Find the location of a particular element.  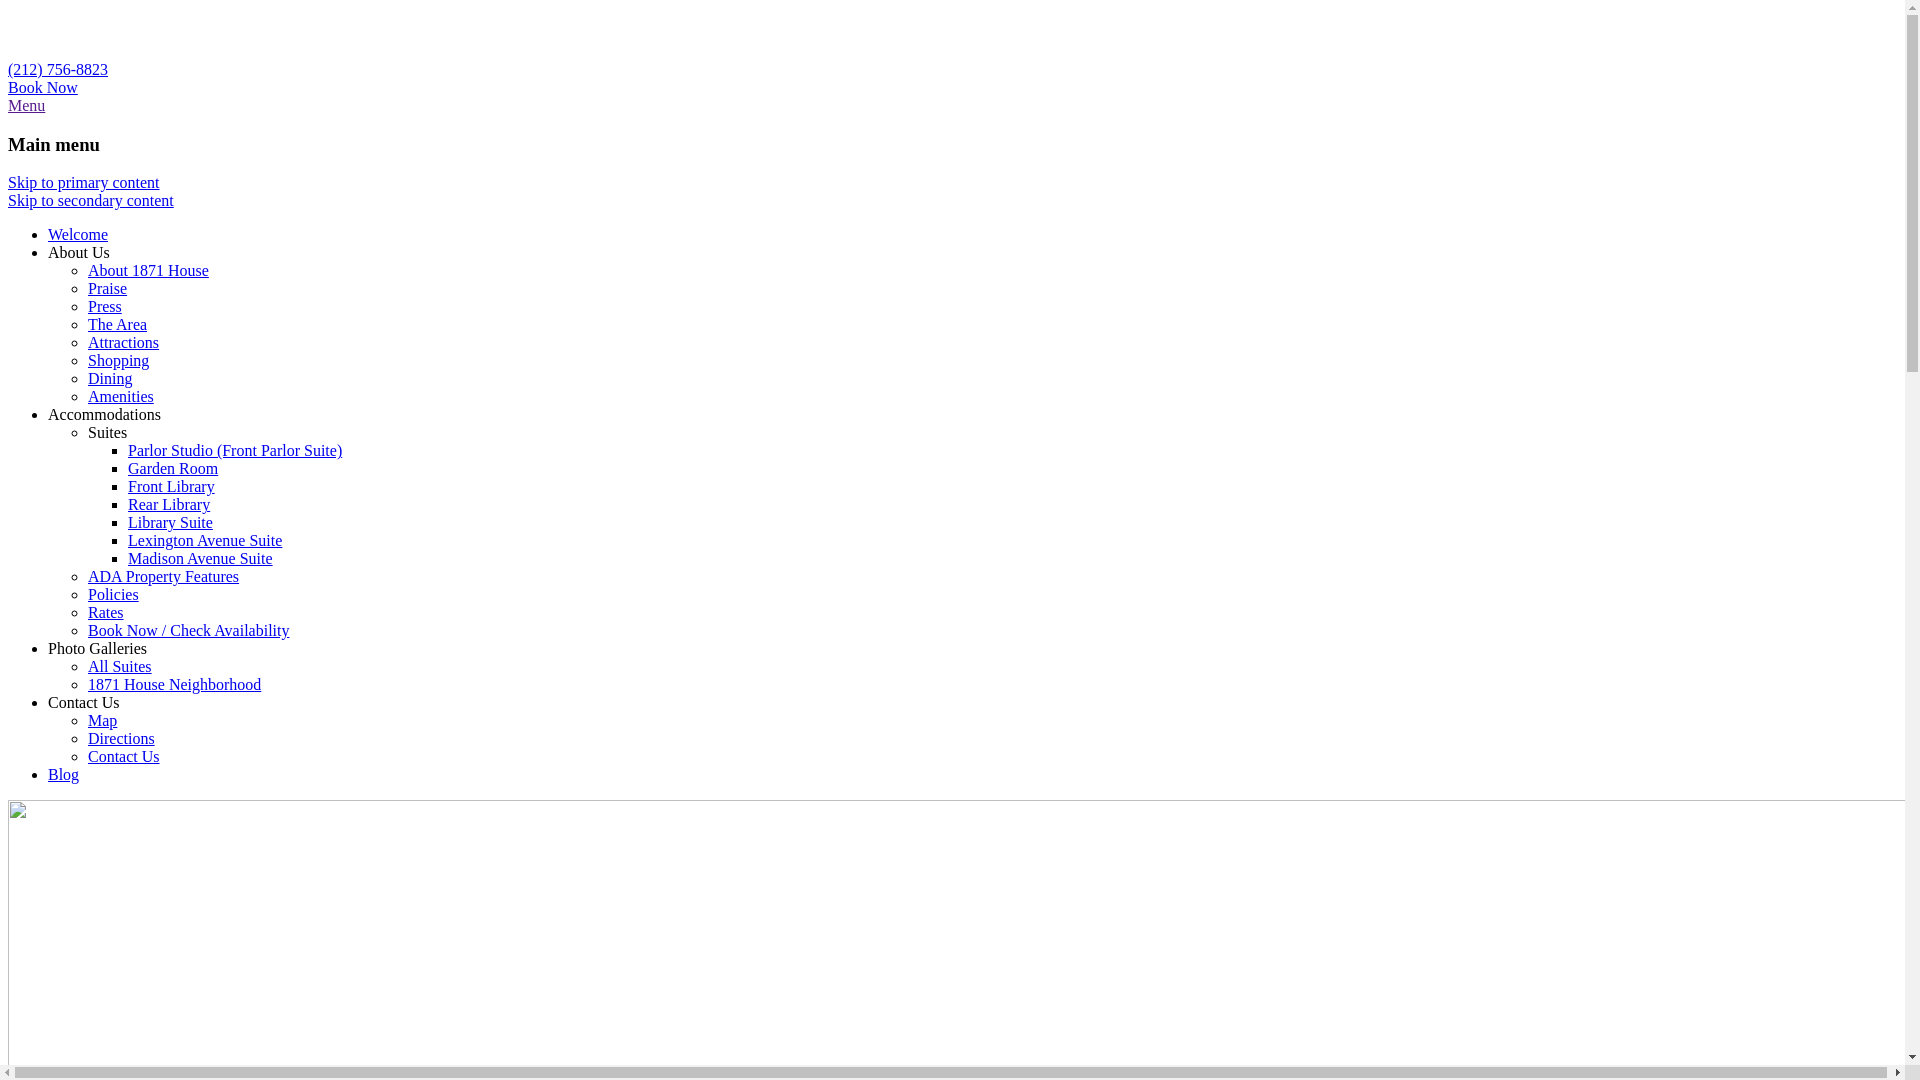

'The Area' is located at coordinates (86, 323).